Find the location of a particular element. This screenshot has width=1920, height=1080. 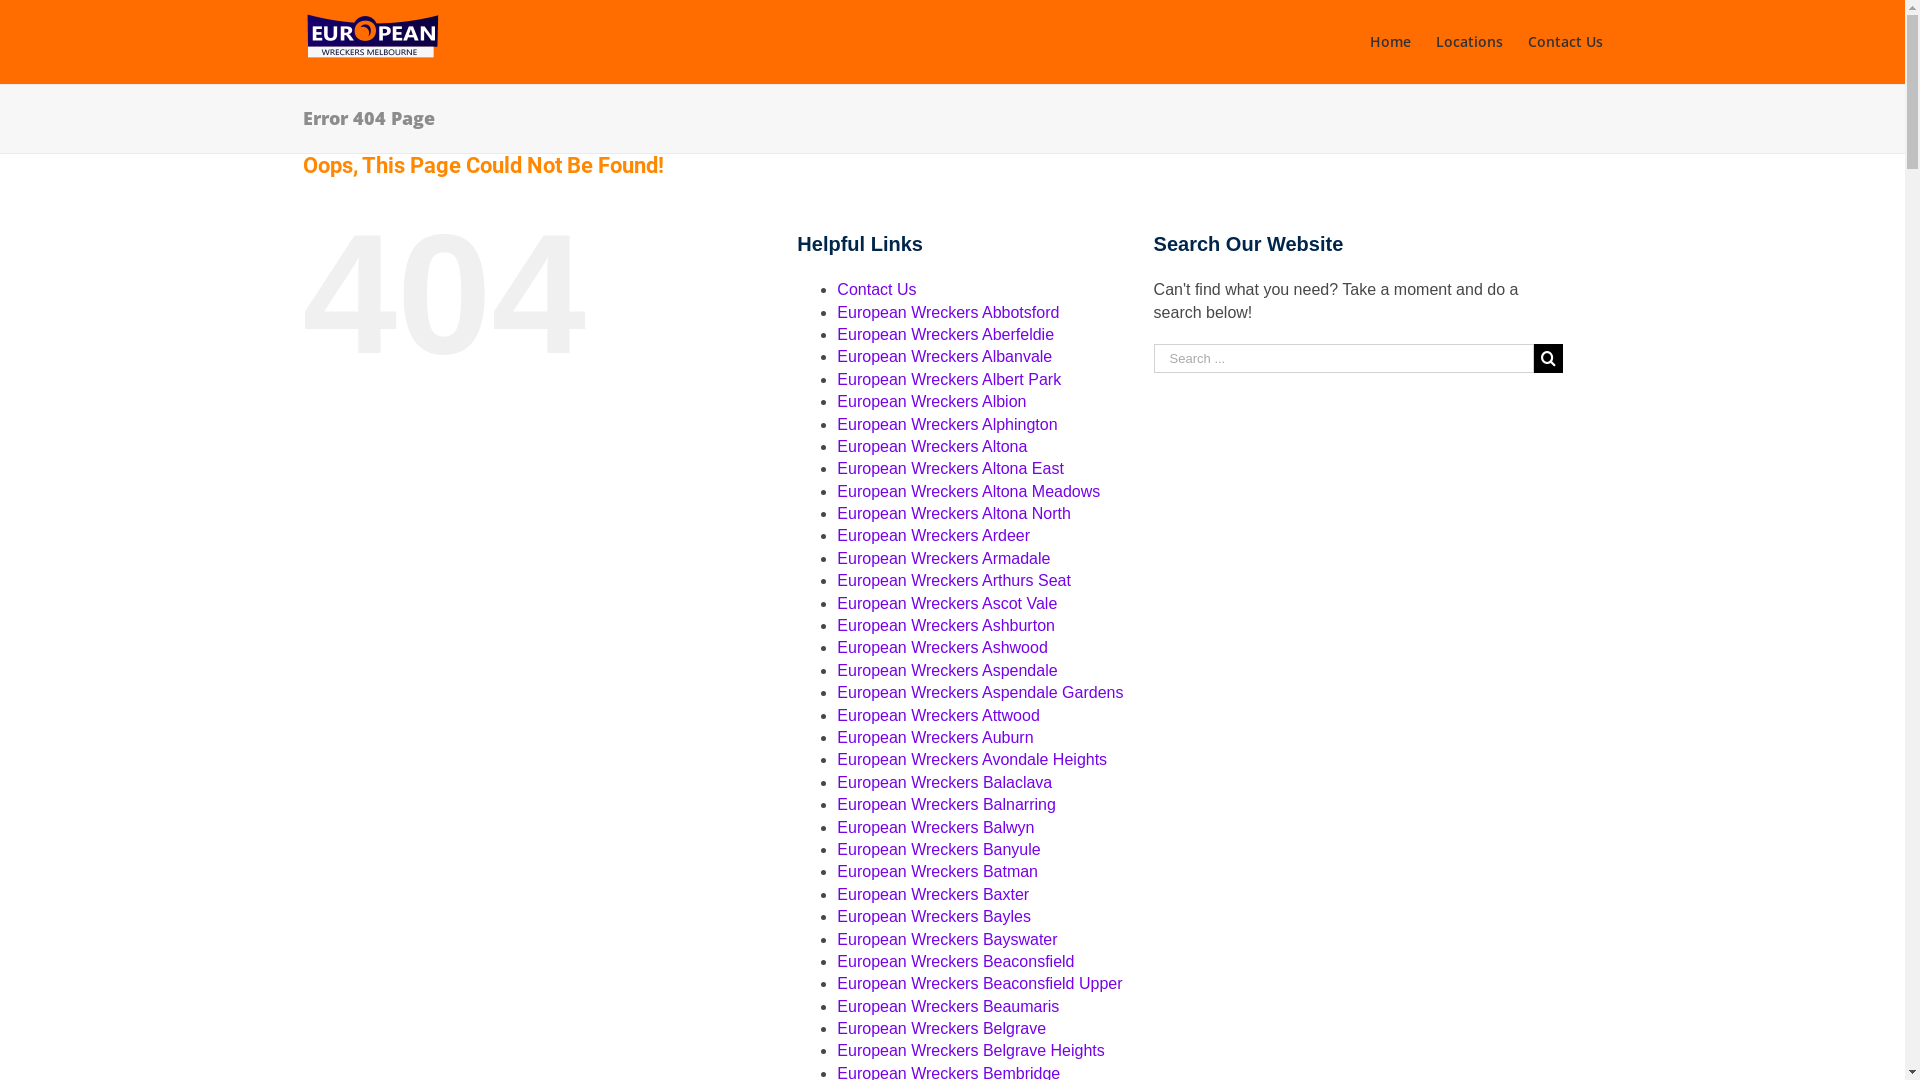

'European Wreckers Ardeer' is located at coordinates (932, 534).